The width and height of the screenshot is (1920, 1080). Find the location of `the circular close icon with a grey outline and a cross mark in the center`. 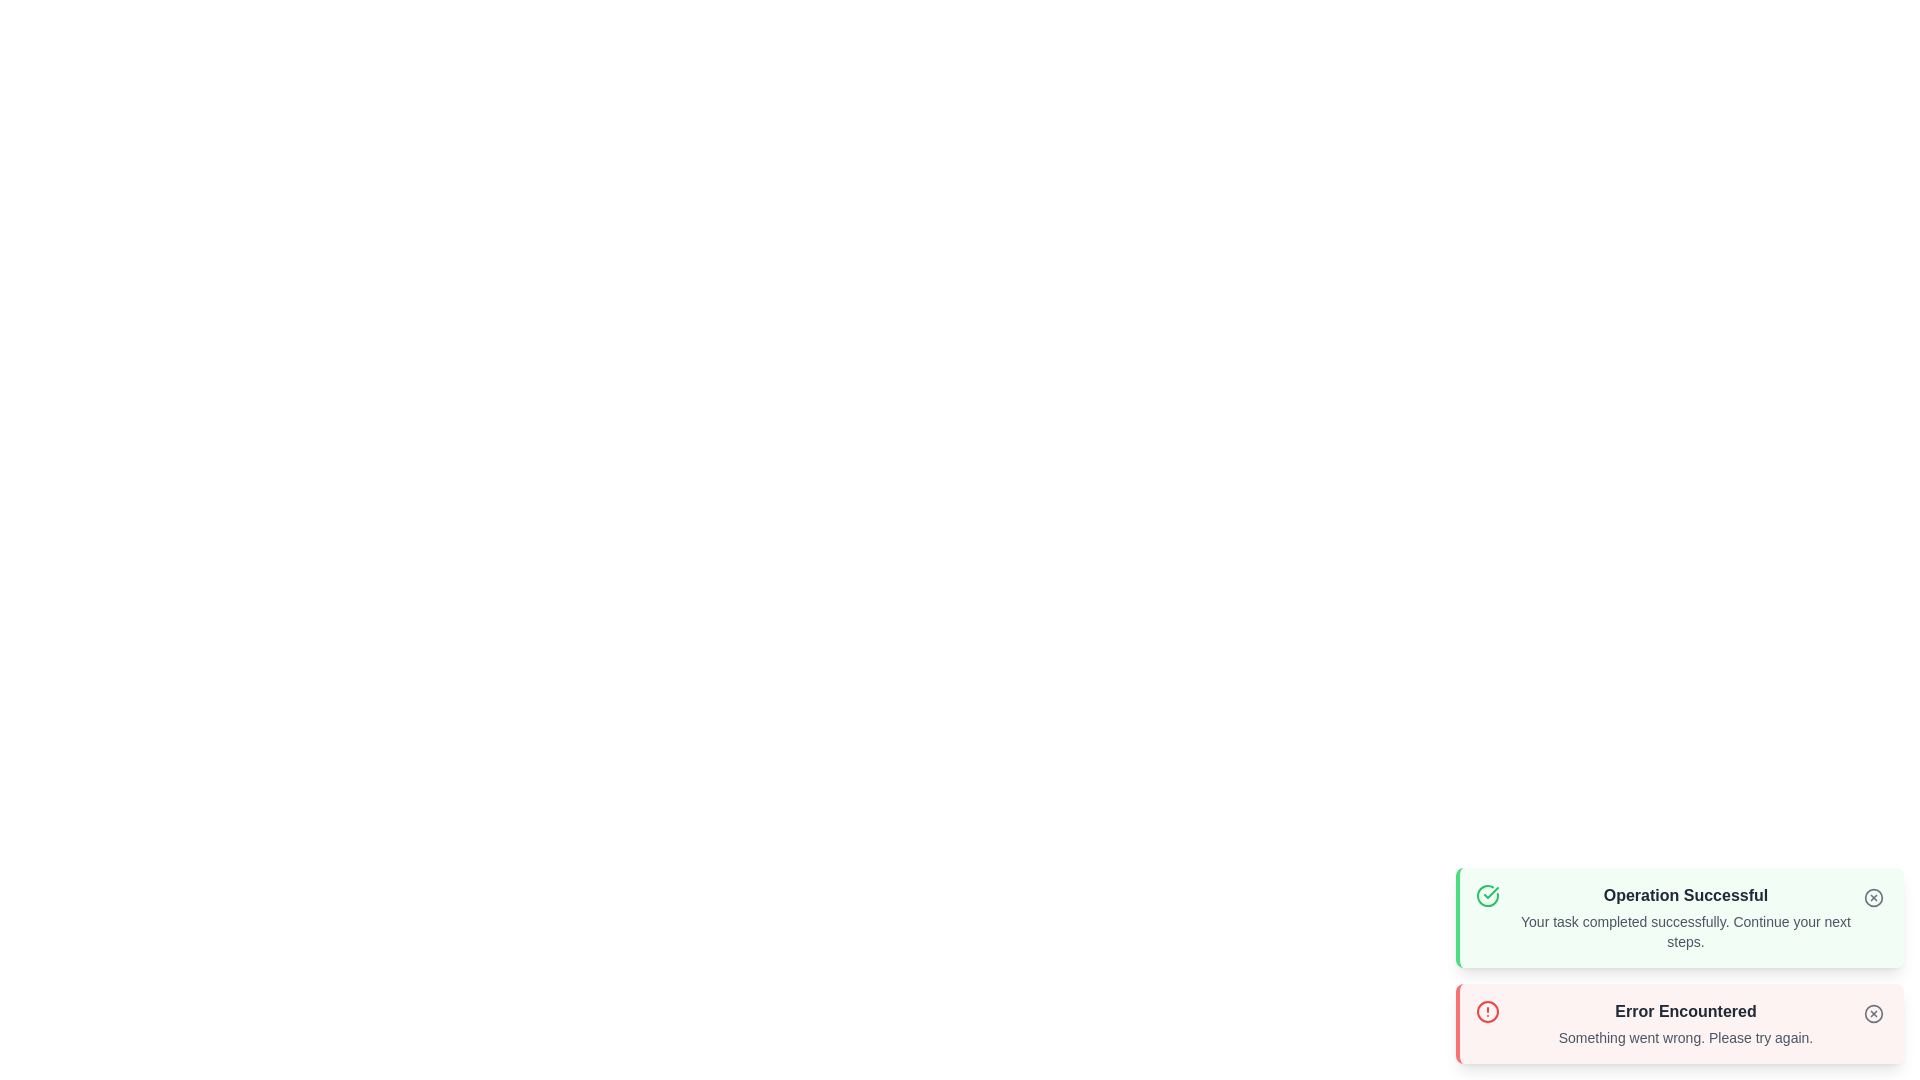

the circular close icon with a grey outline and a cross mark in the center is located at coordinates (1872, 897).